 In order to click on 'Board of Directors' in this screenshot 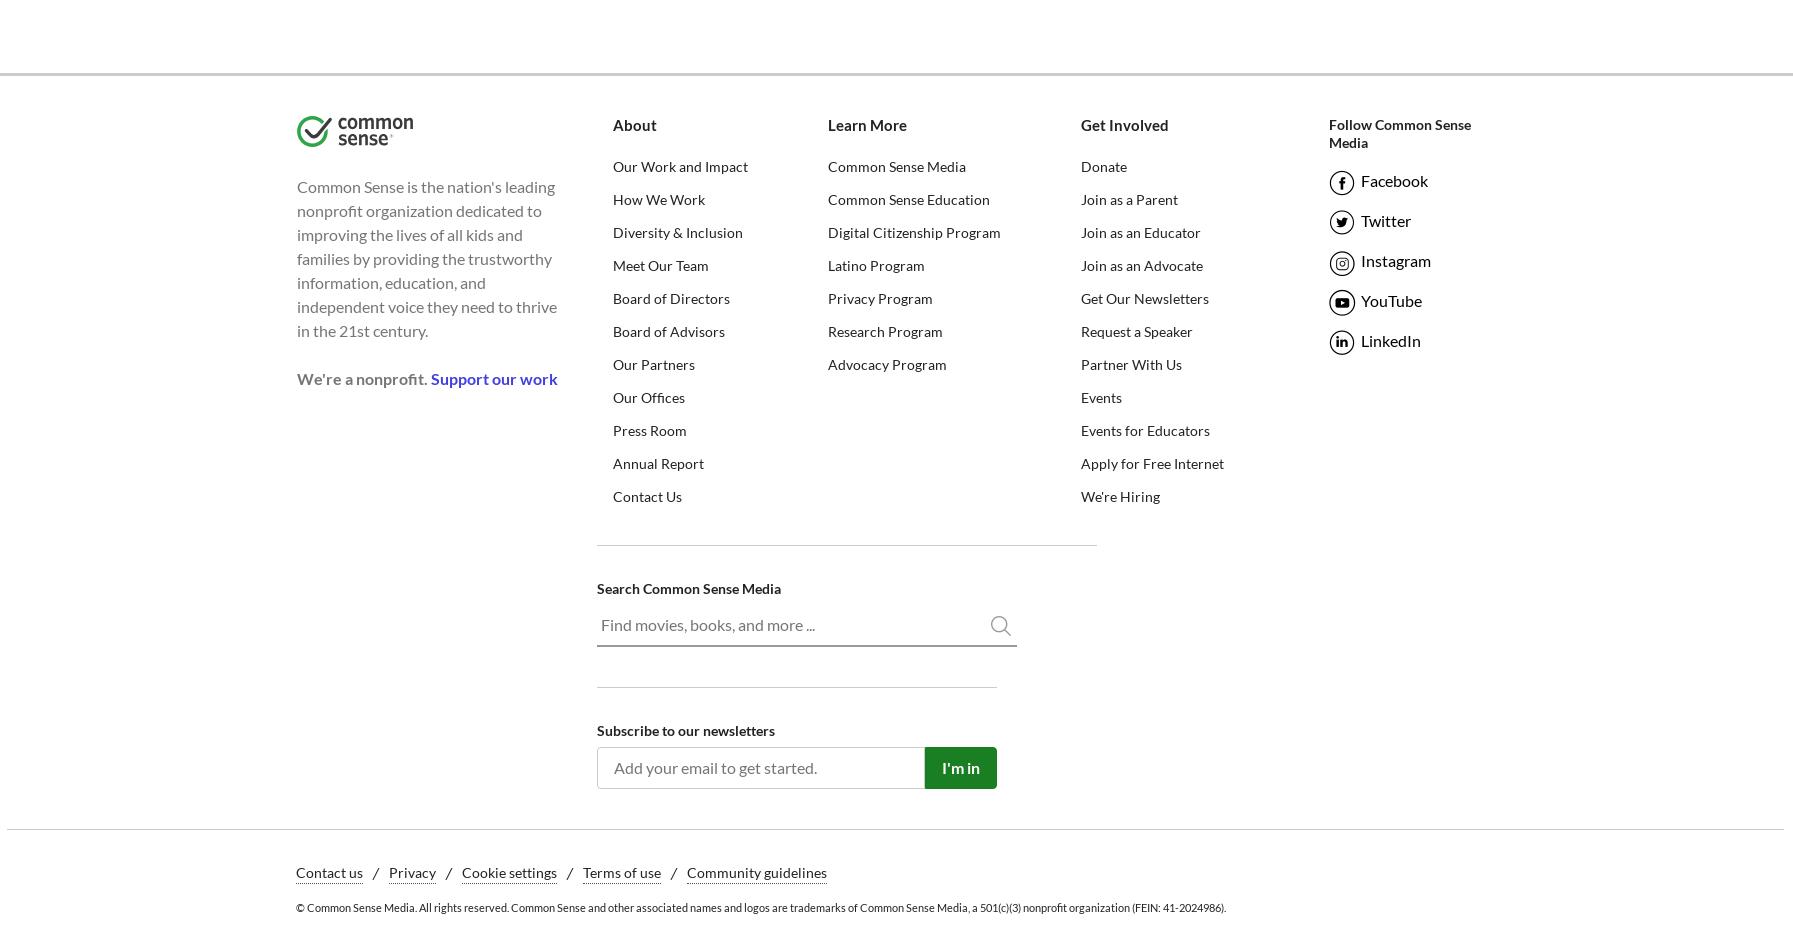, I will do `click(669, 297)`.